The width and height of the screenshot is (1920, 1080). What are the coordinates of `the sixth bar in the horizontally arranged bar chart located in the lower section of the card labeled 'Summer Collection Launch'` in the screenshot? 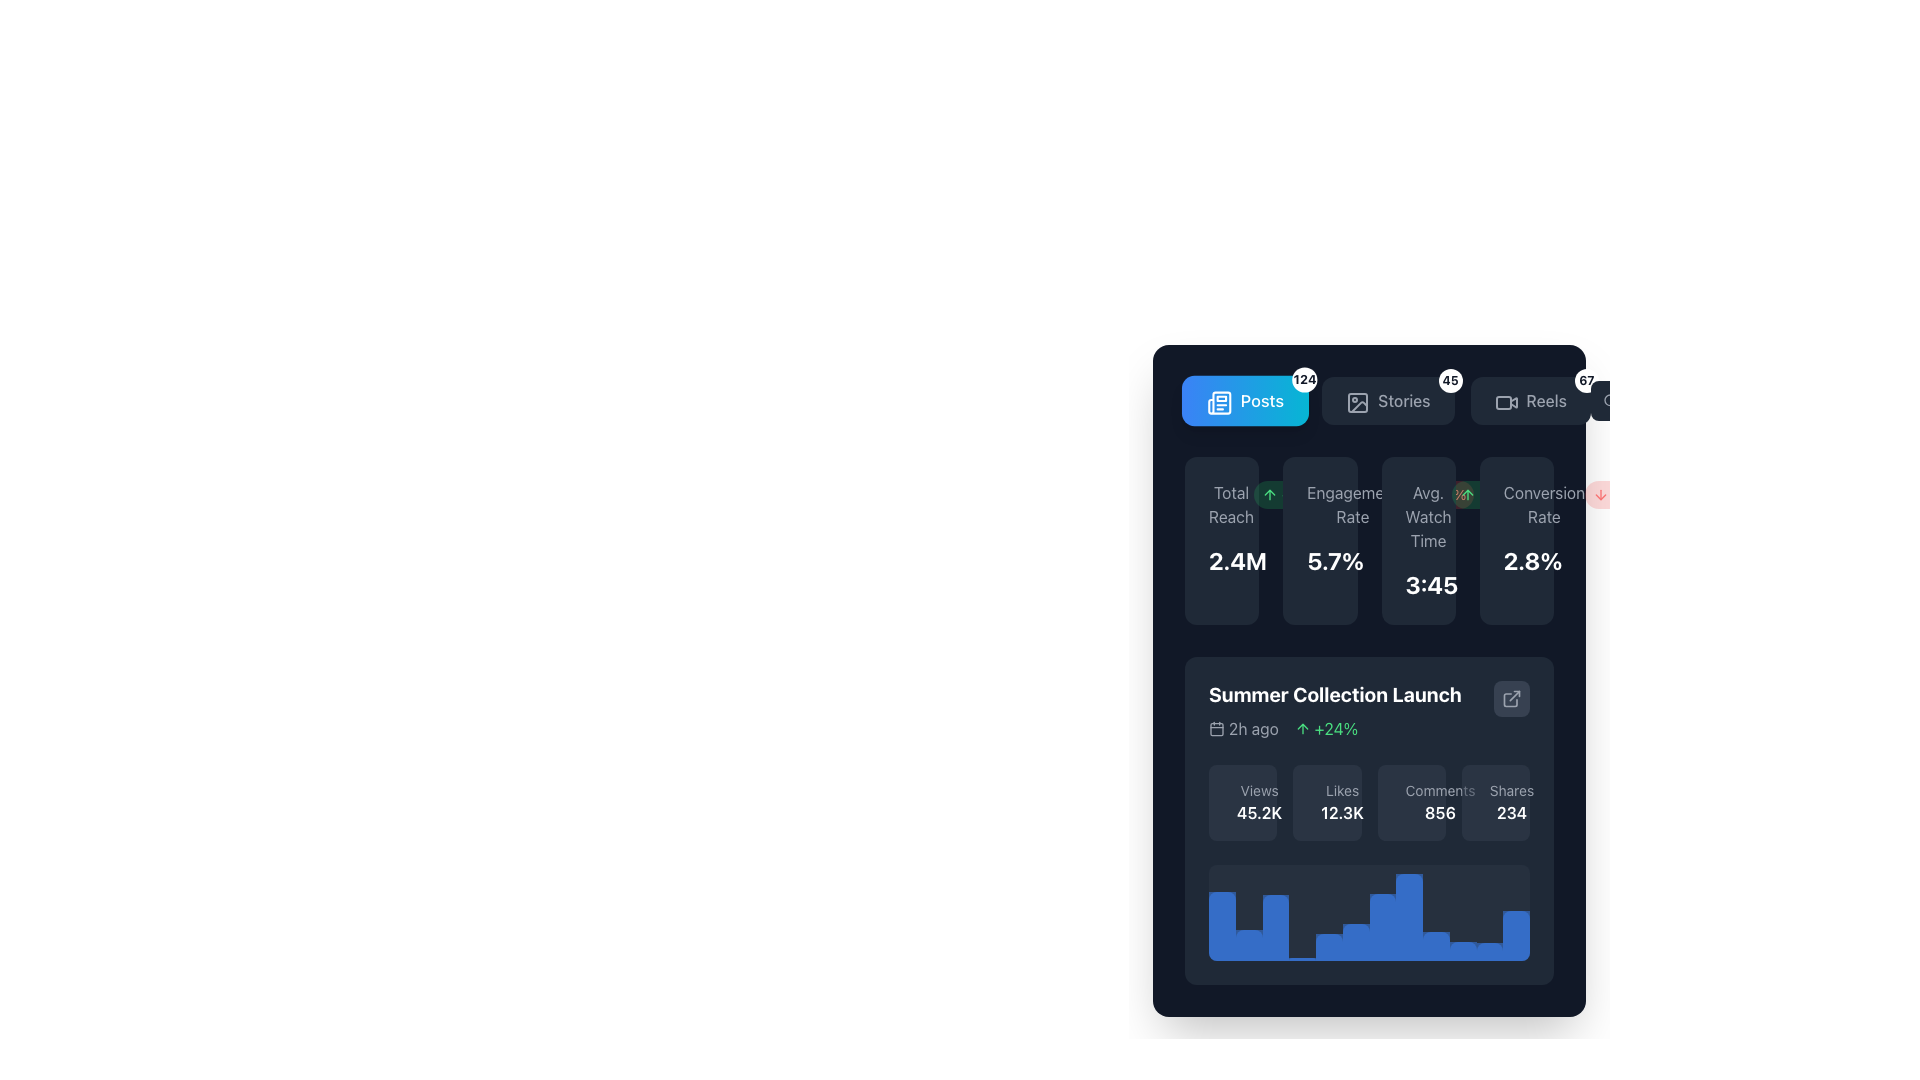 It's located at (1356, 942).